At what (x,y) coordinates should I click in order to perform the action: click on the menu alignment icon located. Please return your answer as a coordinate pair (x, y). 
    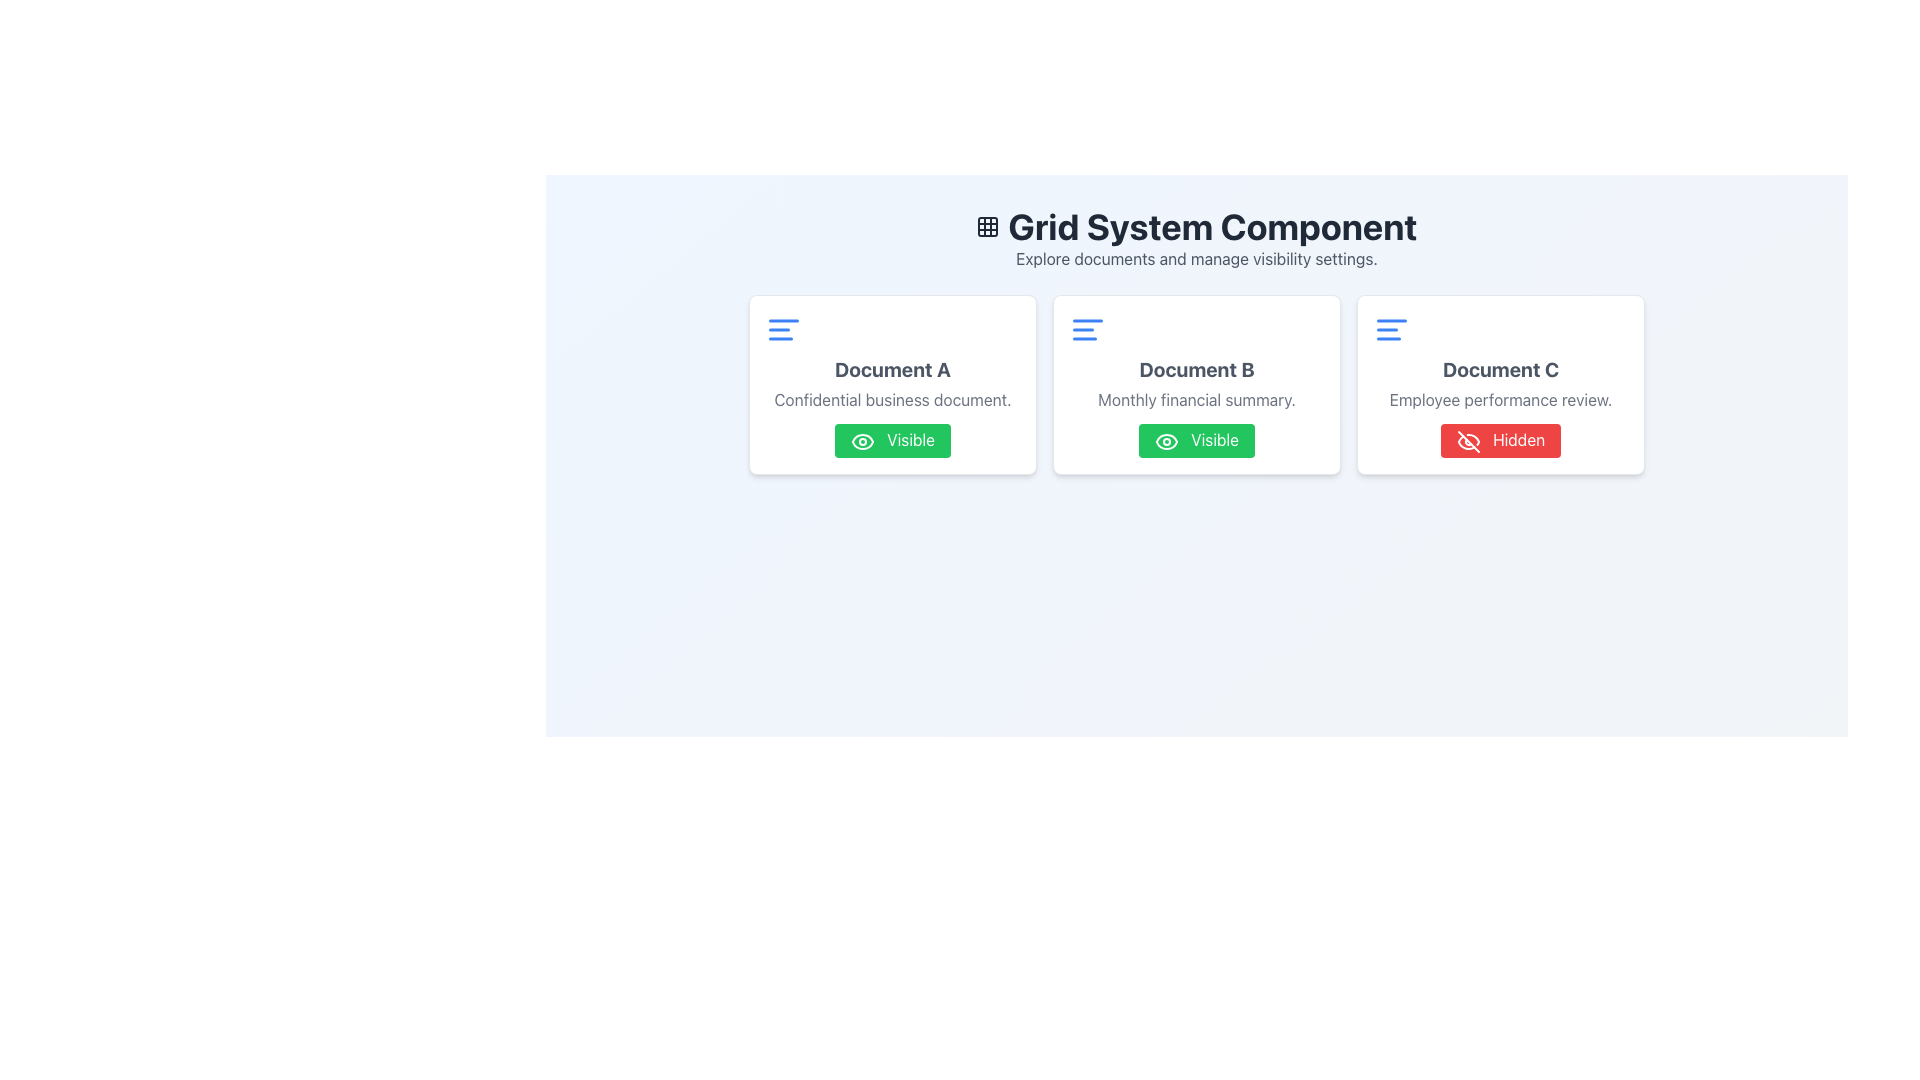
    Looking at the image, I should click on (1391, 329).